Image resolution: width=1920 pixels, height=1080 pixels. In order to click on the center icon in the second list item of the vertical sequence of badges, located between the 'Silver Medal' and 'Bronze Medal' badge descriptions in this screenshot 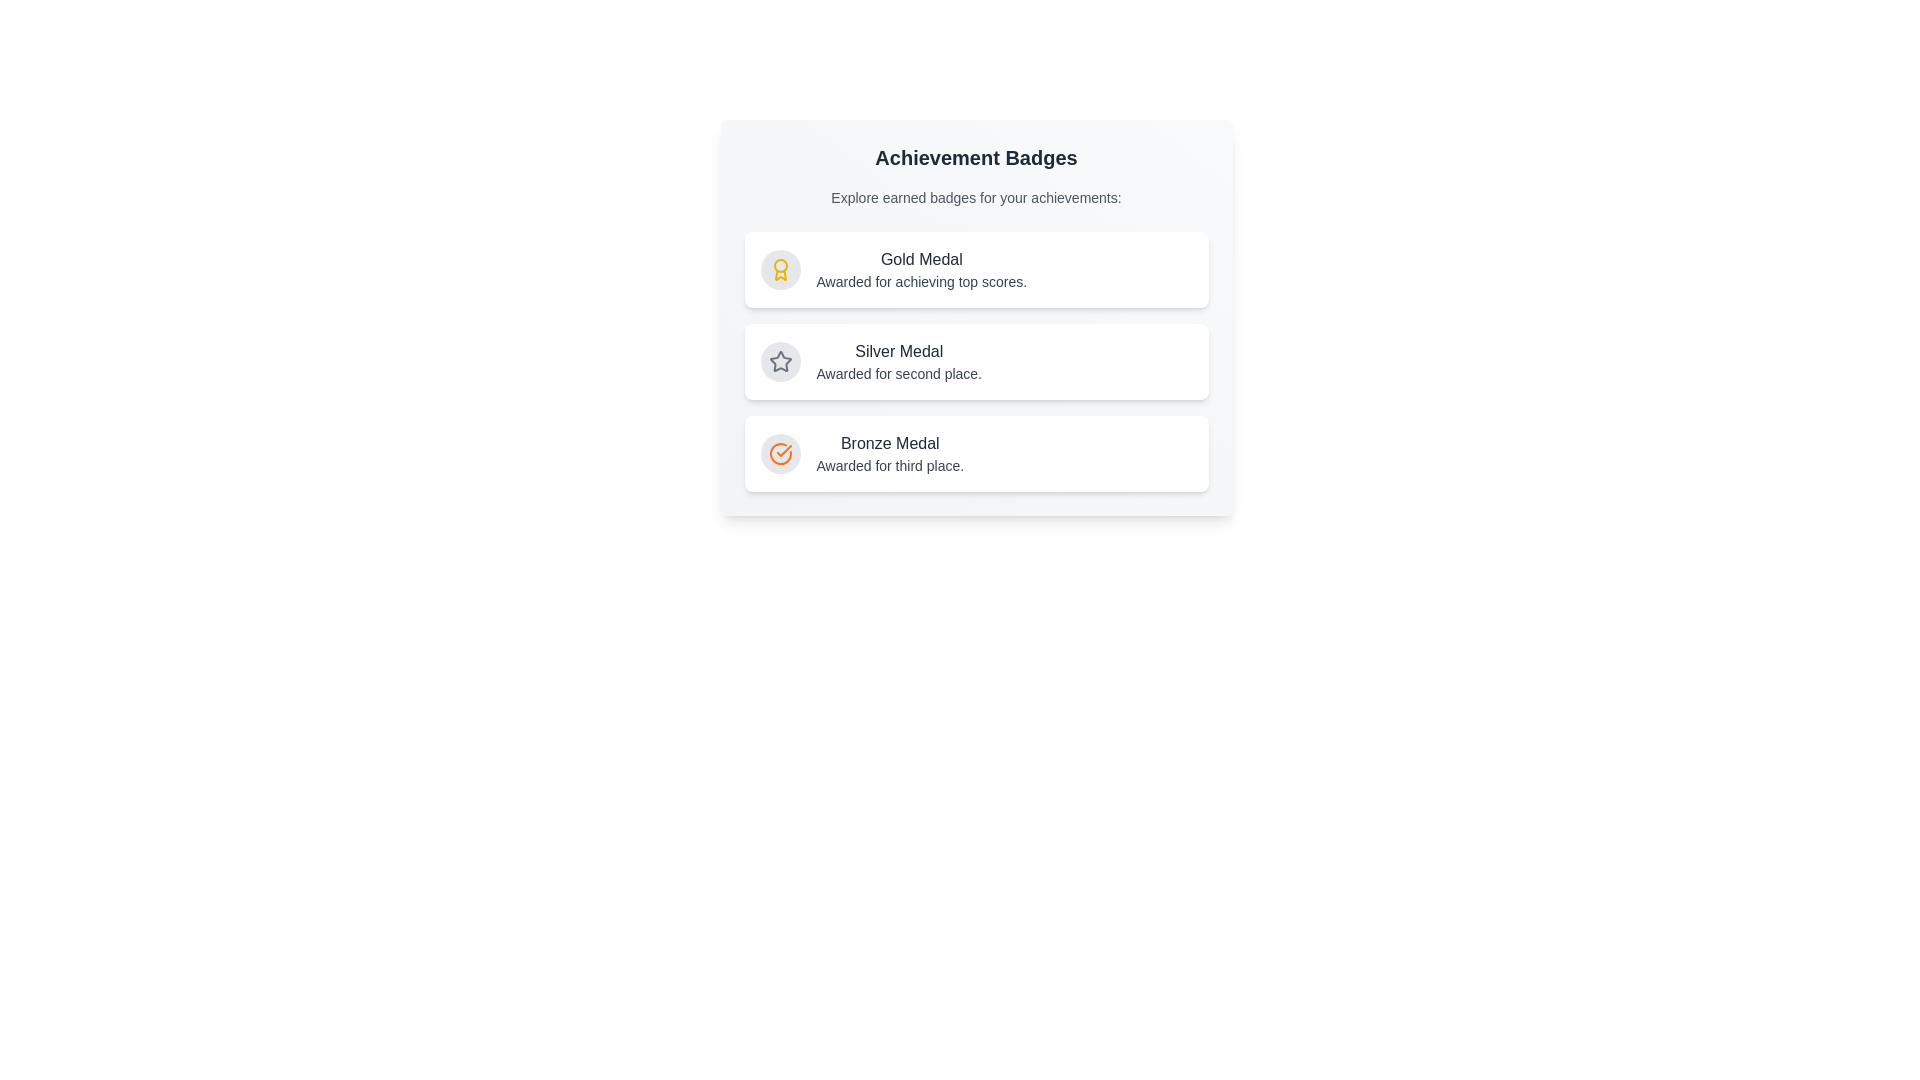, I will do `click(779, 362)`.